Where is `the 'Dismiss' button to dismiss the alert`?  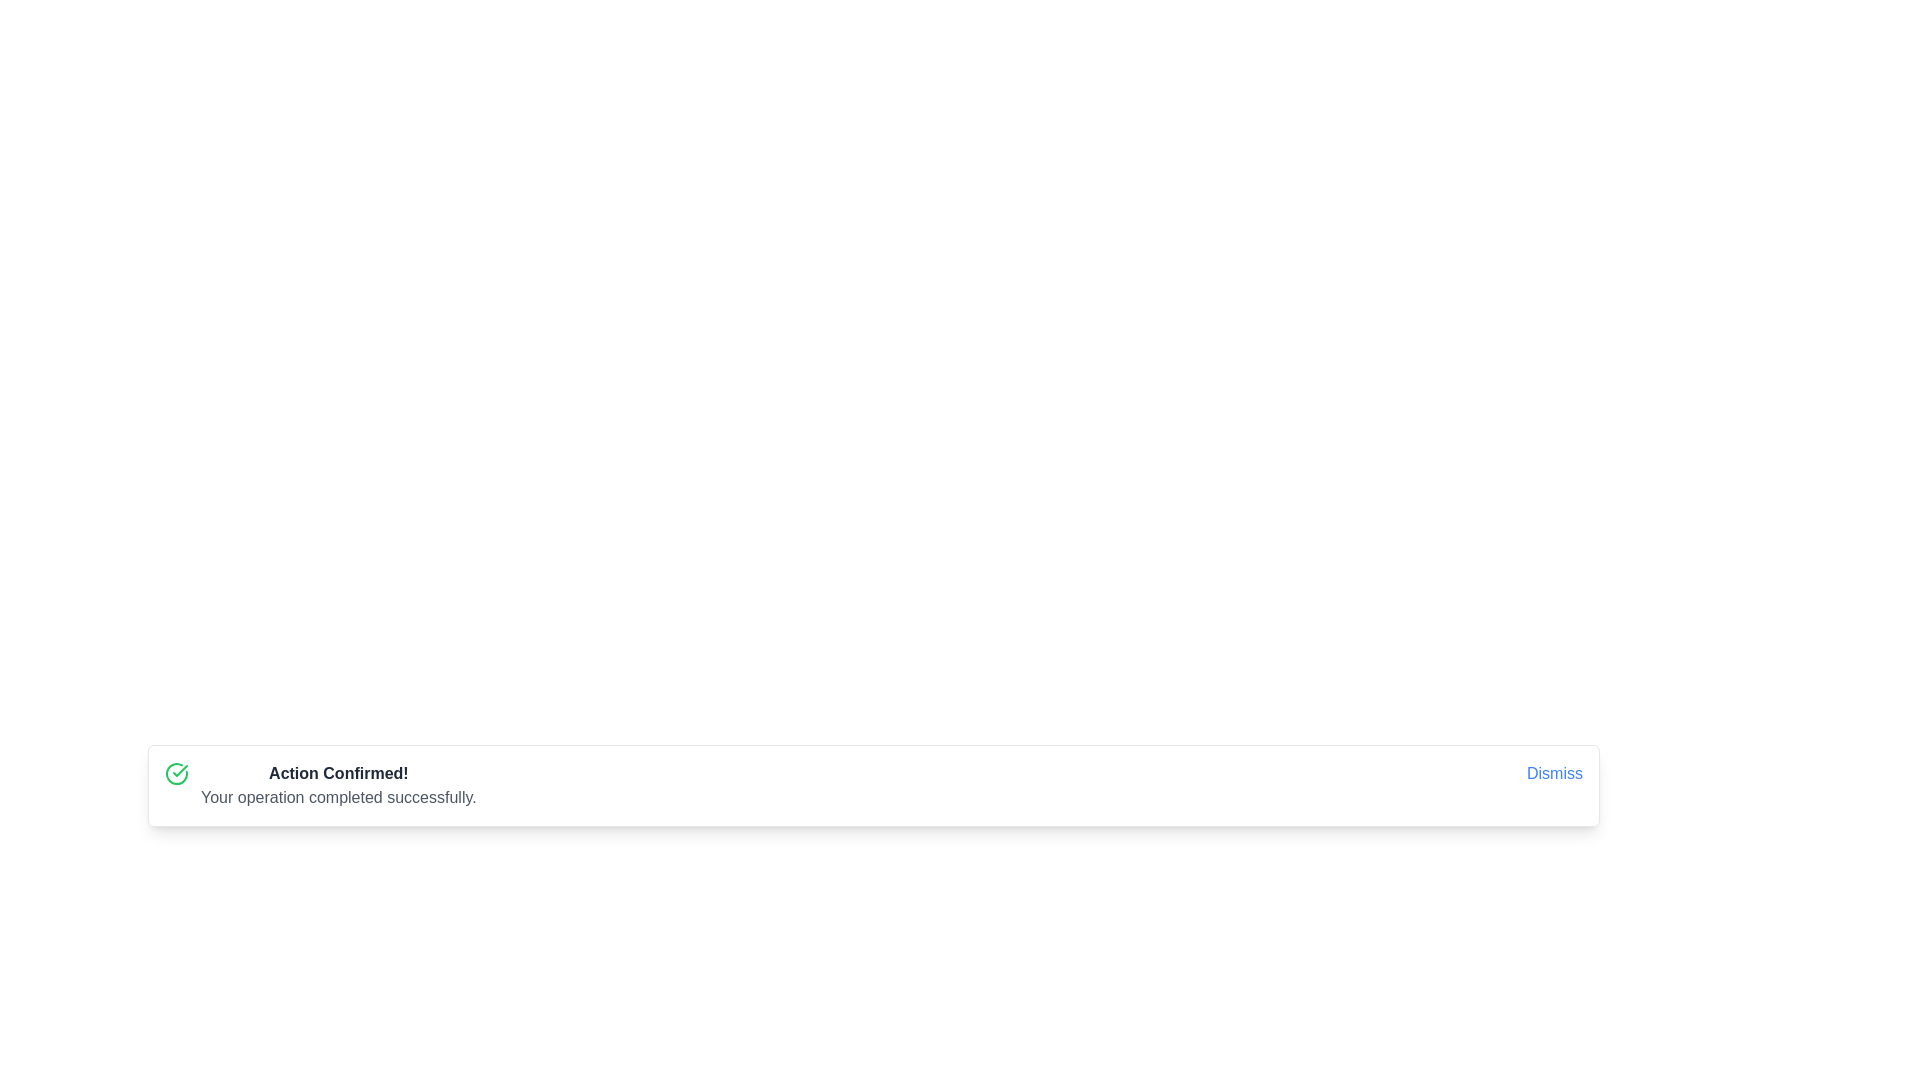
the 'Dismiss' button to dismiss the alert is located at coordinates (1554, 773).